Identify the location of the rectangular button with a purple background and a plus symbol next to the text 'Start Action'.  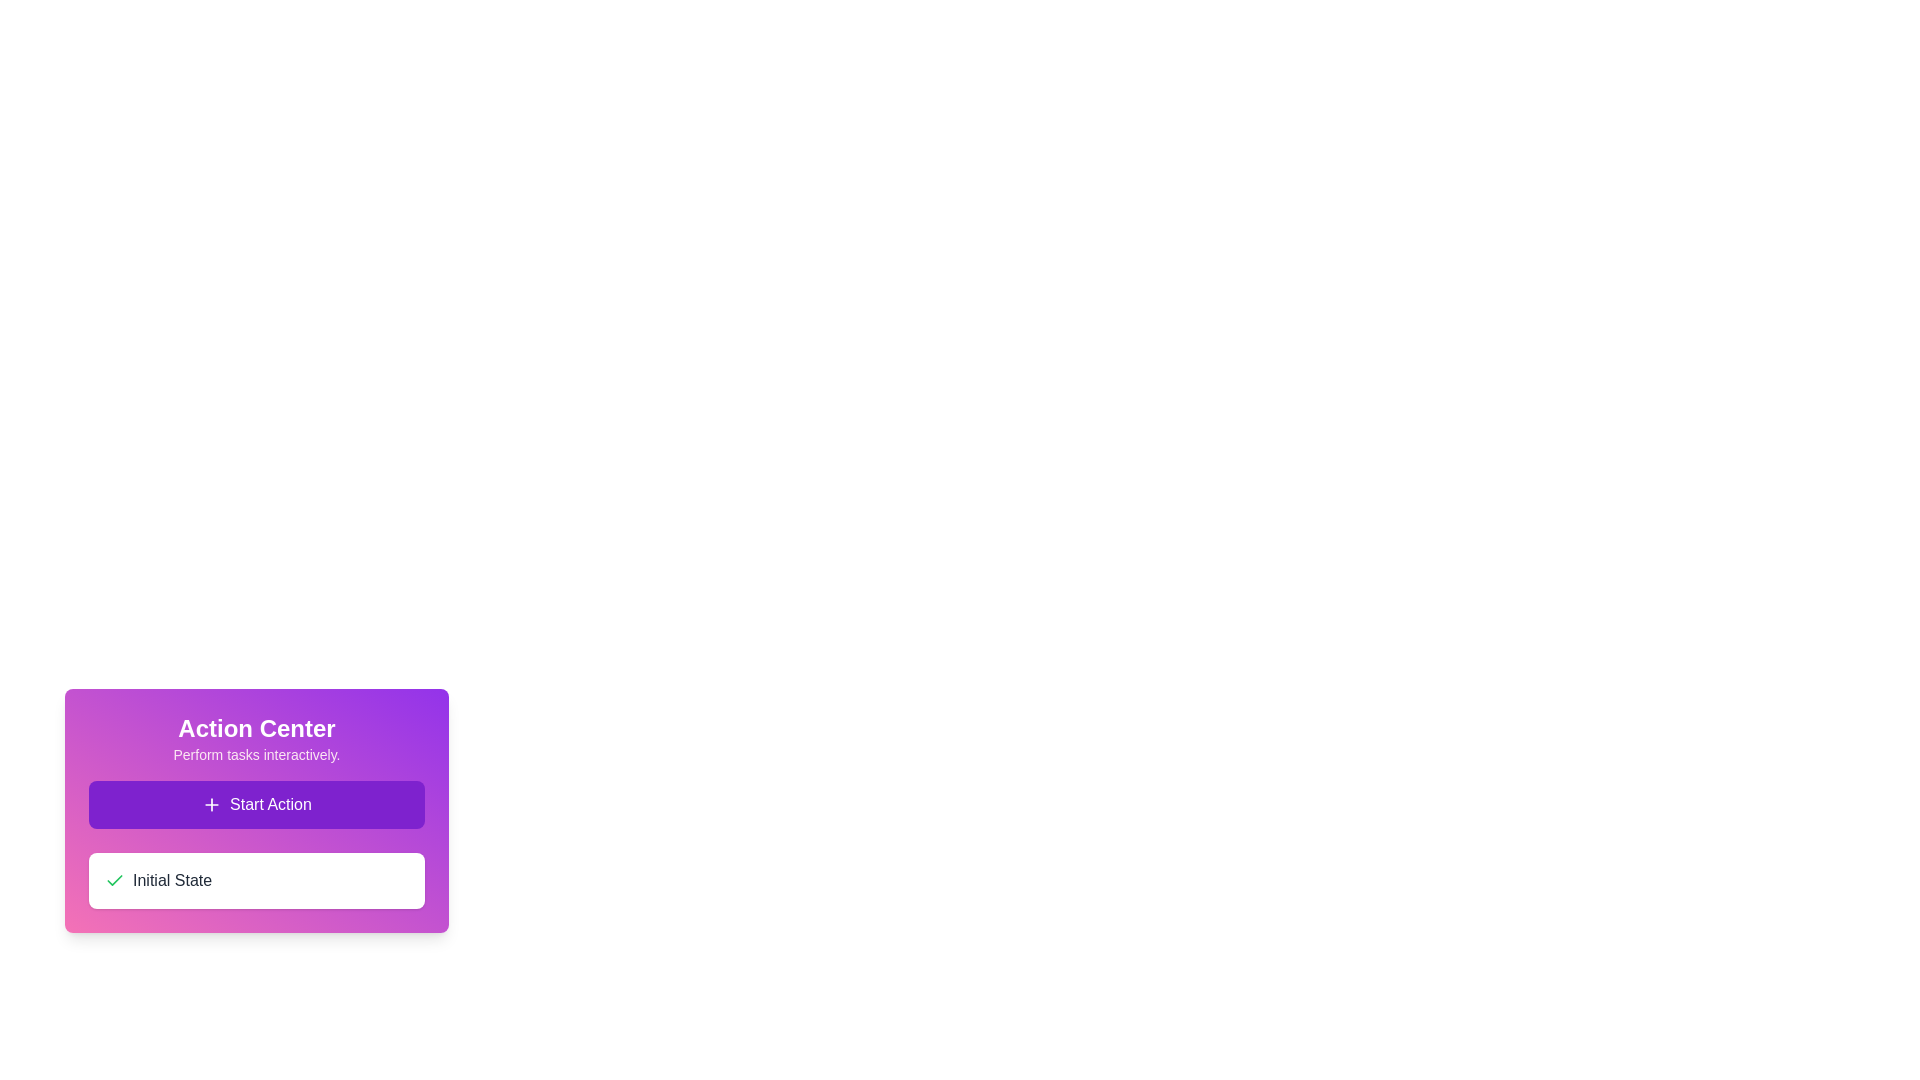
(256, 804).